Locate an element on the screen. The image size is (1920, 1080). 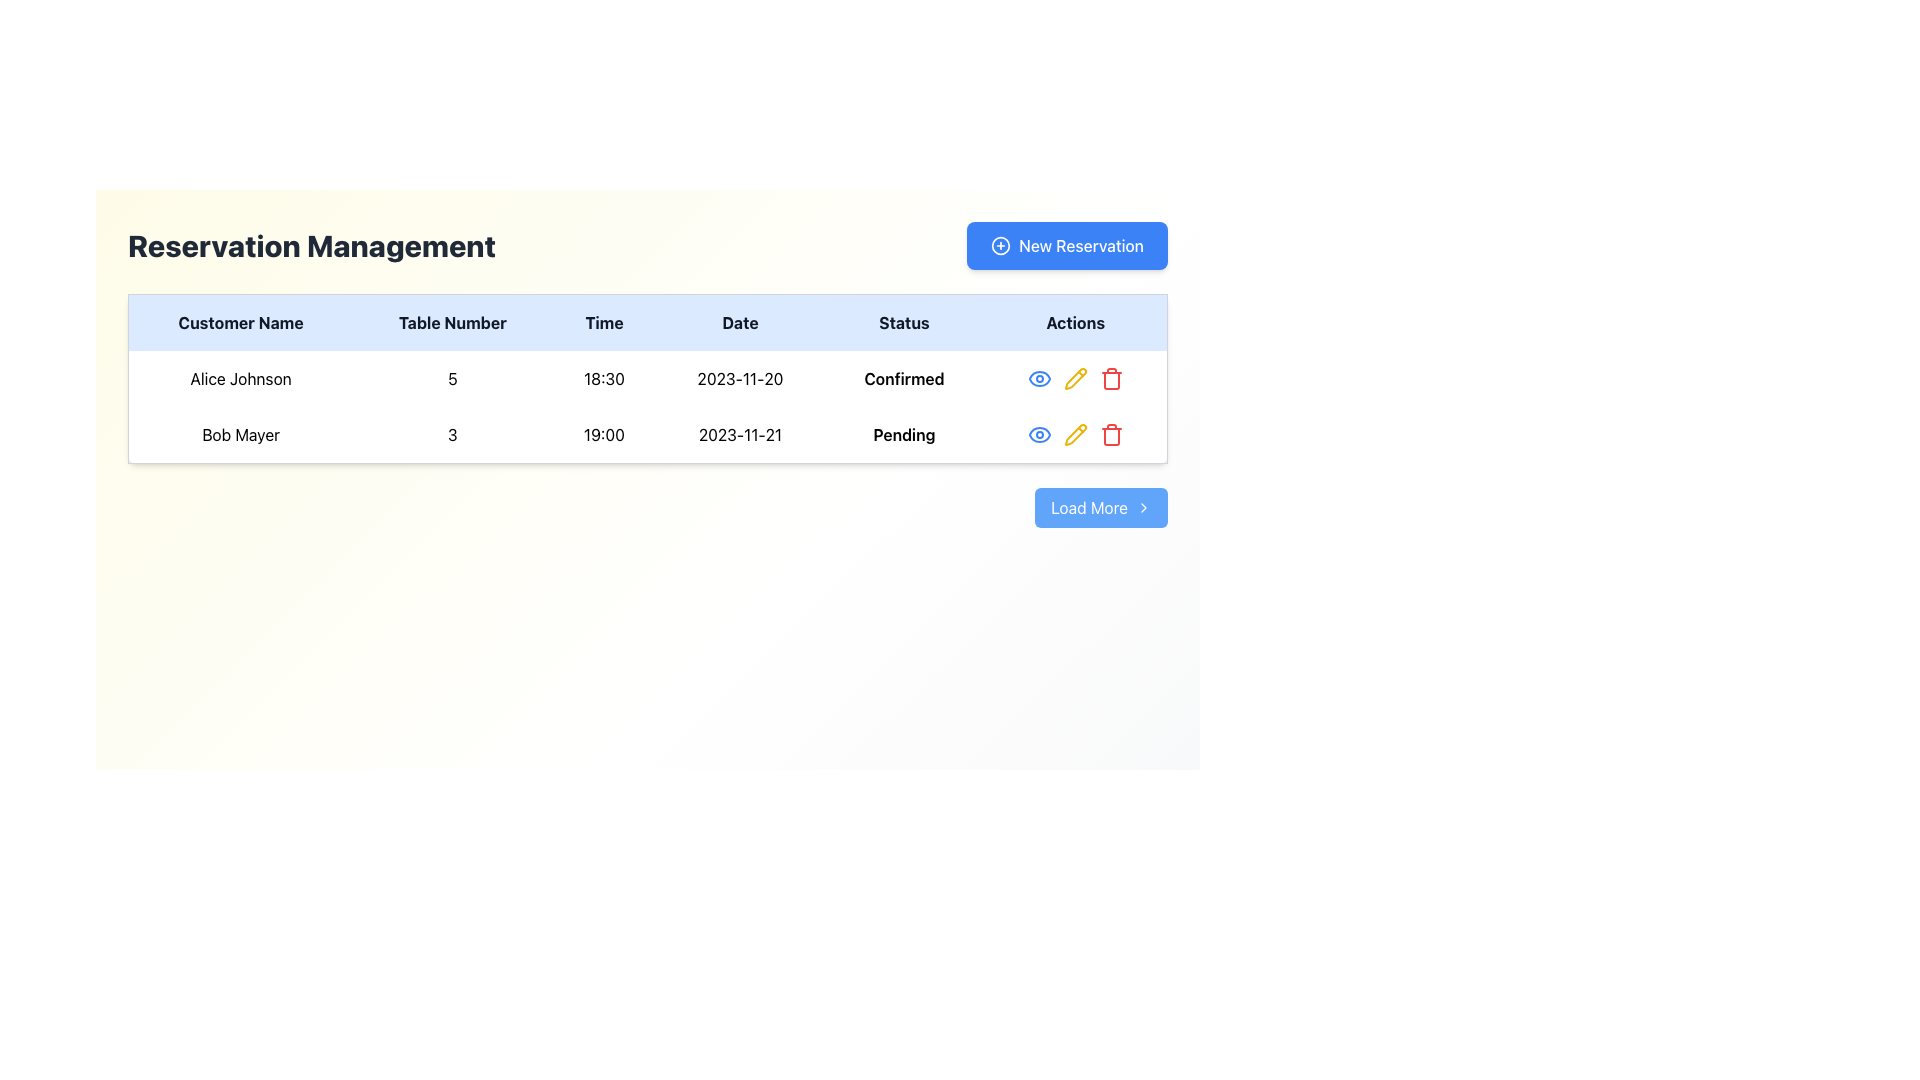
the text displaying the scheduled time for the reservation record located in the 'Time' column of the second row of the table is located at coordinates (603, 434).